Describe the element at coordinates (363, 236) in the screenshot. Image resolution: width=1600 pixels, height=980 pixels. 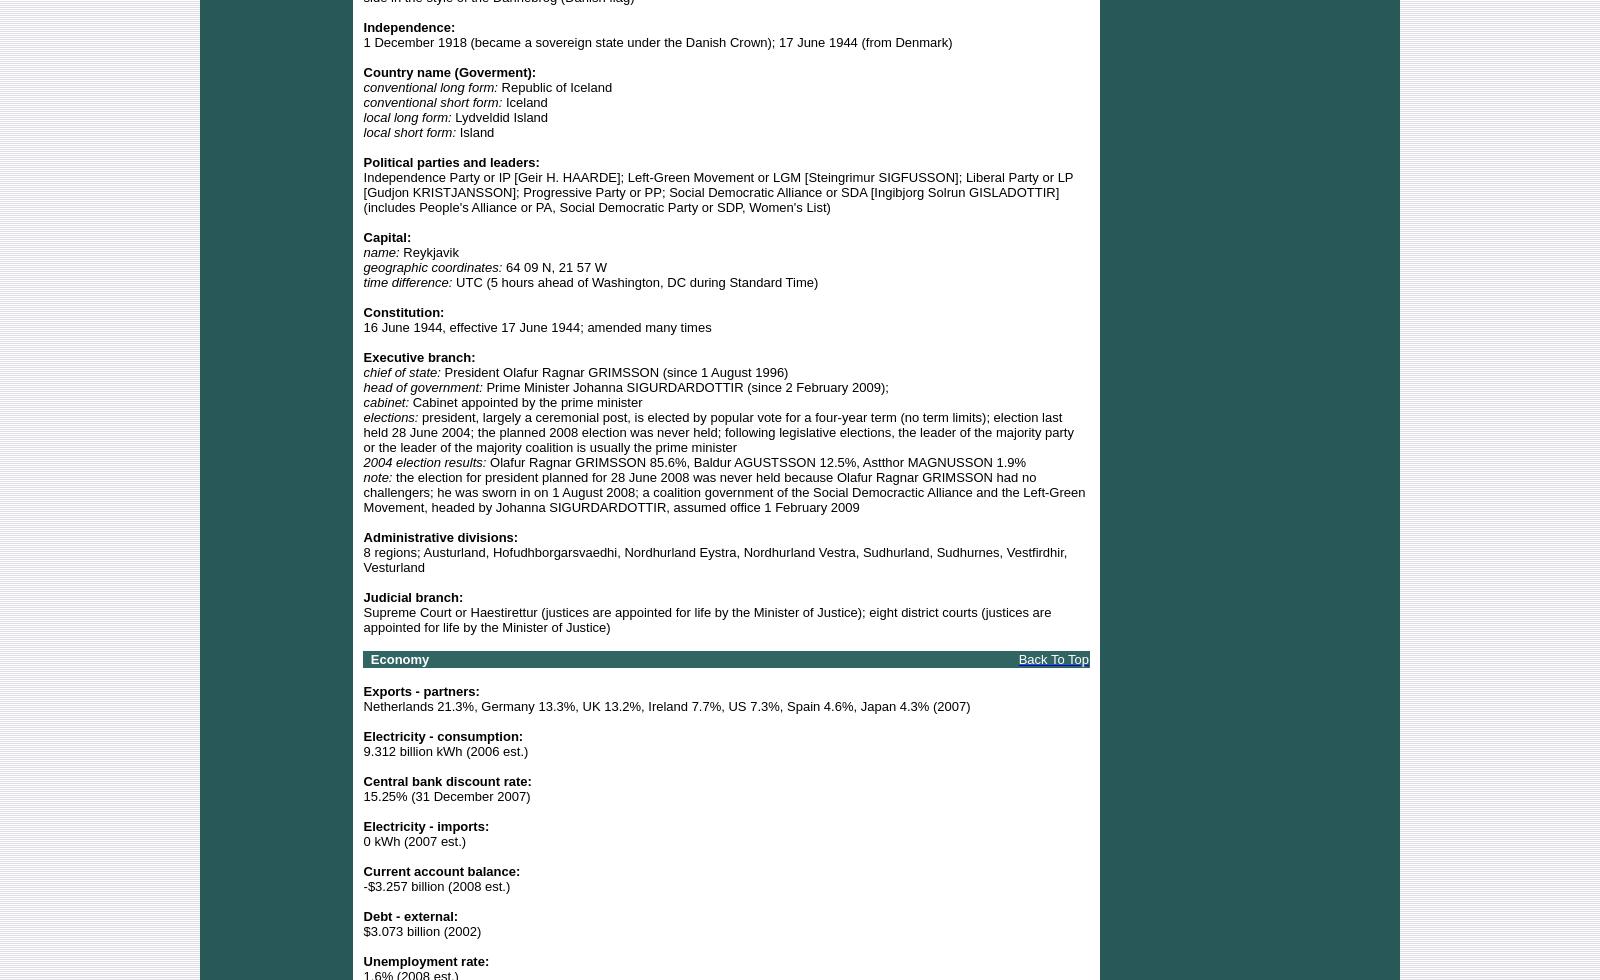
I see `'Capital:'` at that location.